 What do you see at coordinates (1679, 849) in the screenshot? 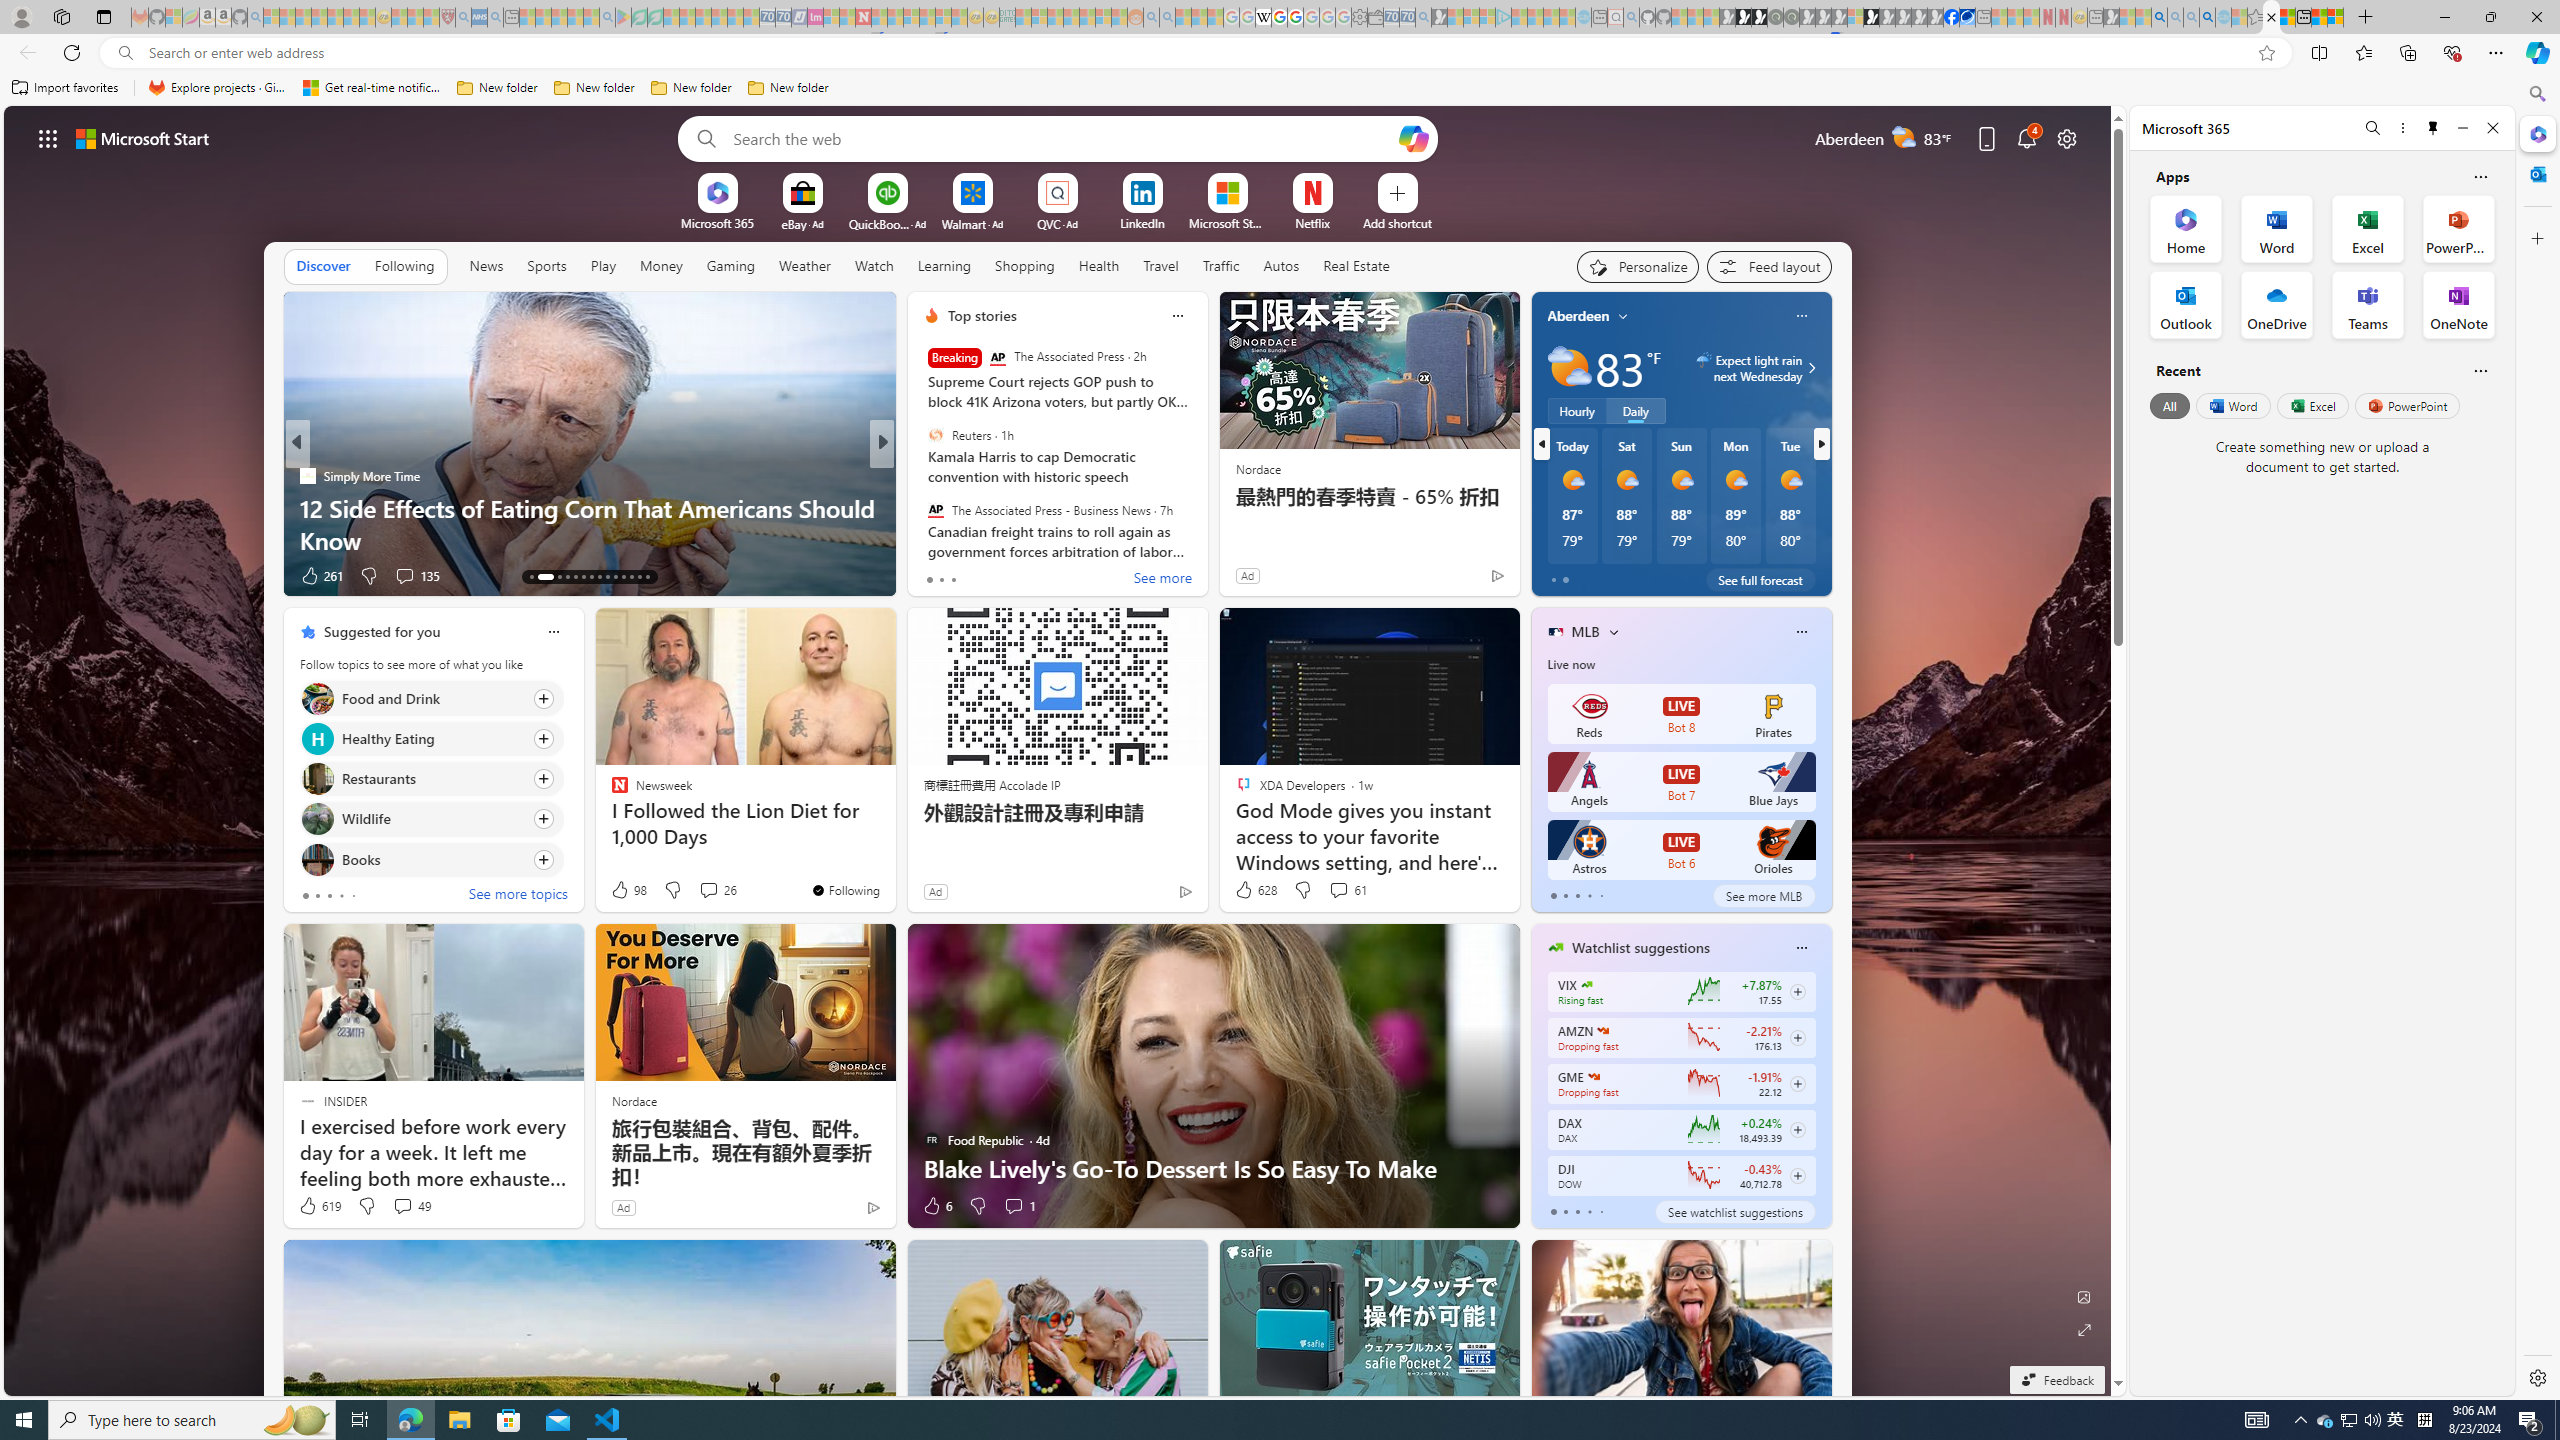
I see `'Astros LIVE Bot 6 Orioles'` at bounding box center [1679, 849].